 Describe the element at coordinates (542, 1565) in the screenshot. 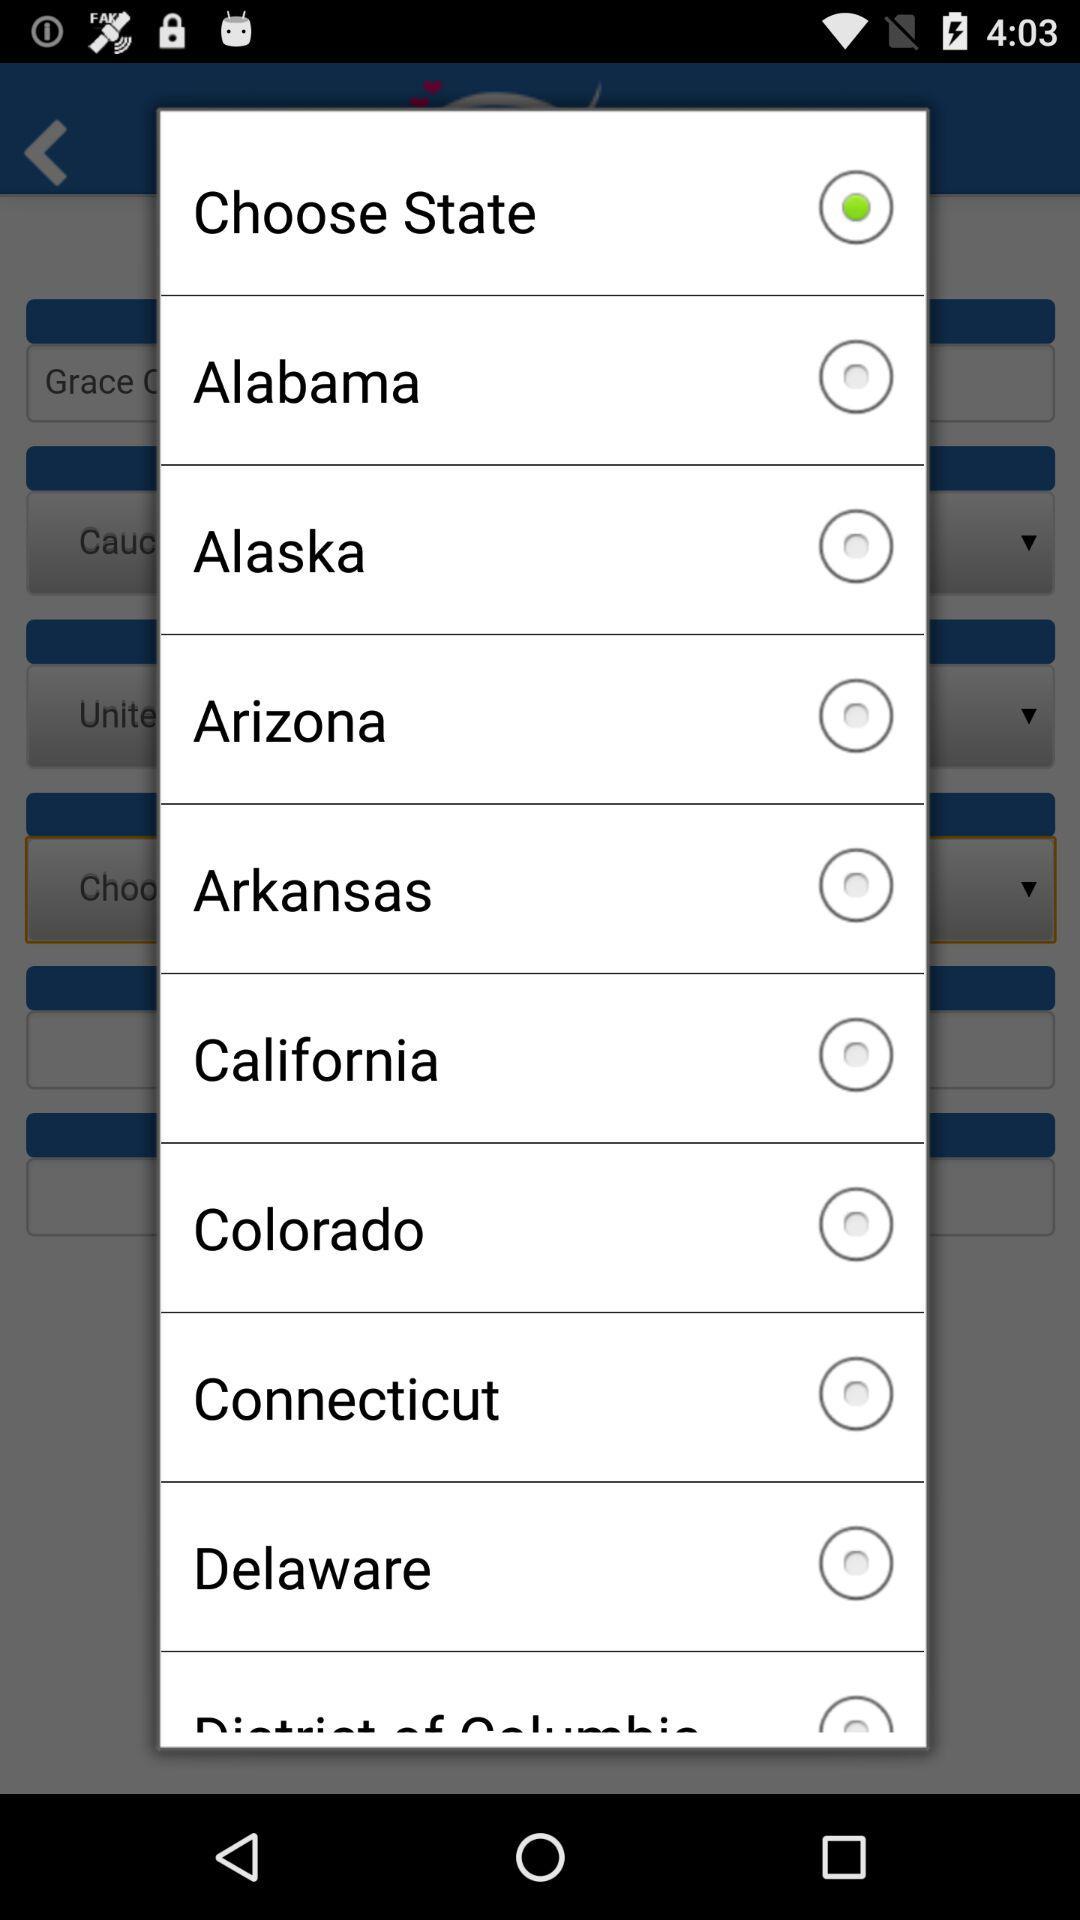

I see `delaware` at that location.